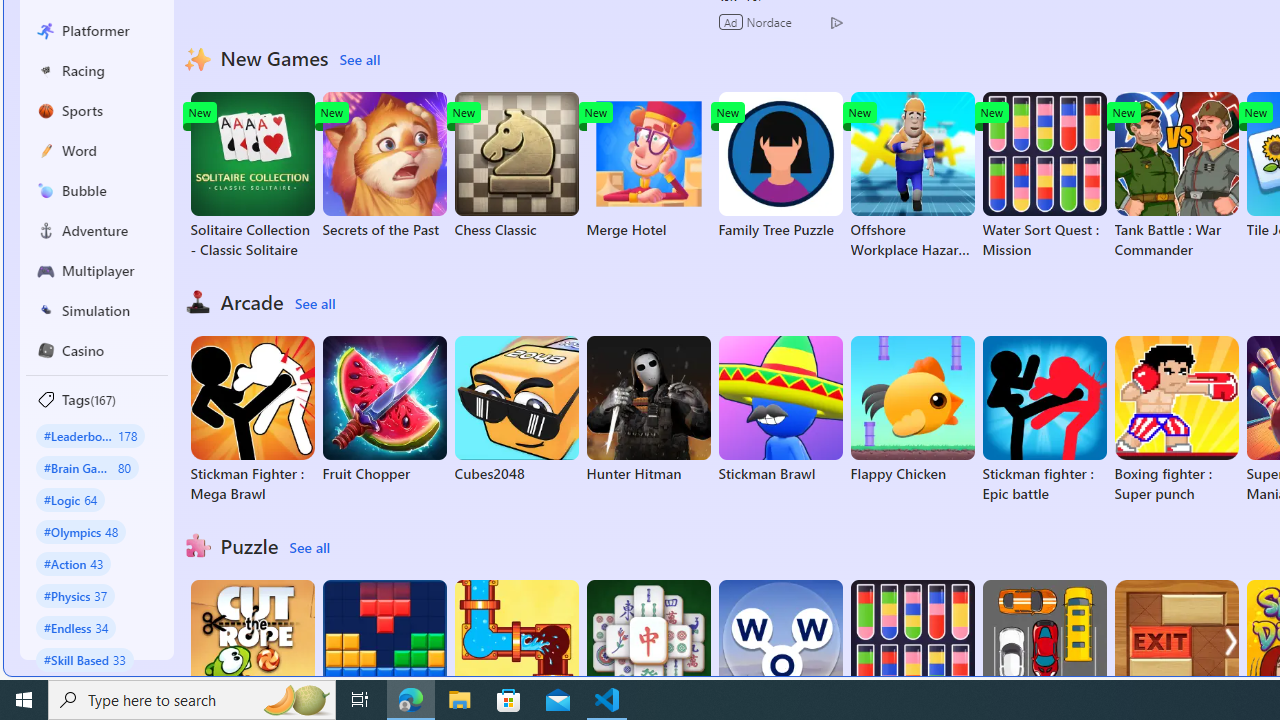 Image resolution: width=1280 pixels, height=720 pixels. What do you see at coordinates (89, 434) in the screenshot?
I see `'#Leaderboard 178'` at bounding box center [89, 434].